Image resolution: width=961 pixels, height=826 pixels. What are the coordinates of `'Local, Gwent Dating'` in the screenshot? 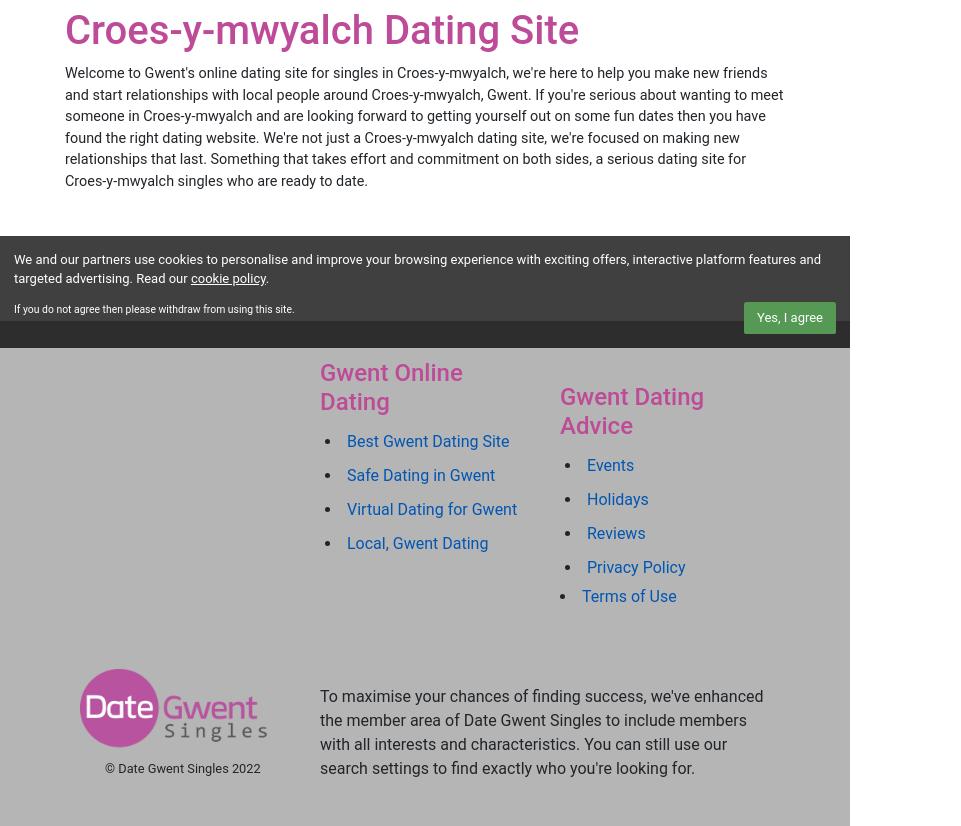 It's located at (417, 543).